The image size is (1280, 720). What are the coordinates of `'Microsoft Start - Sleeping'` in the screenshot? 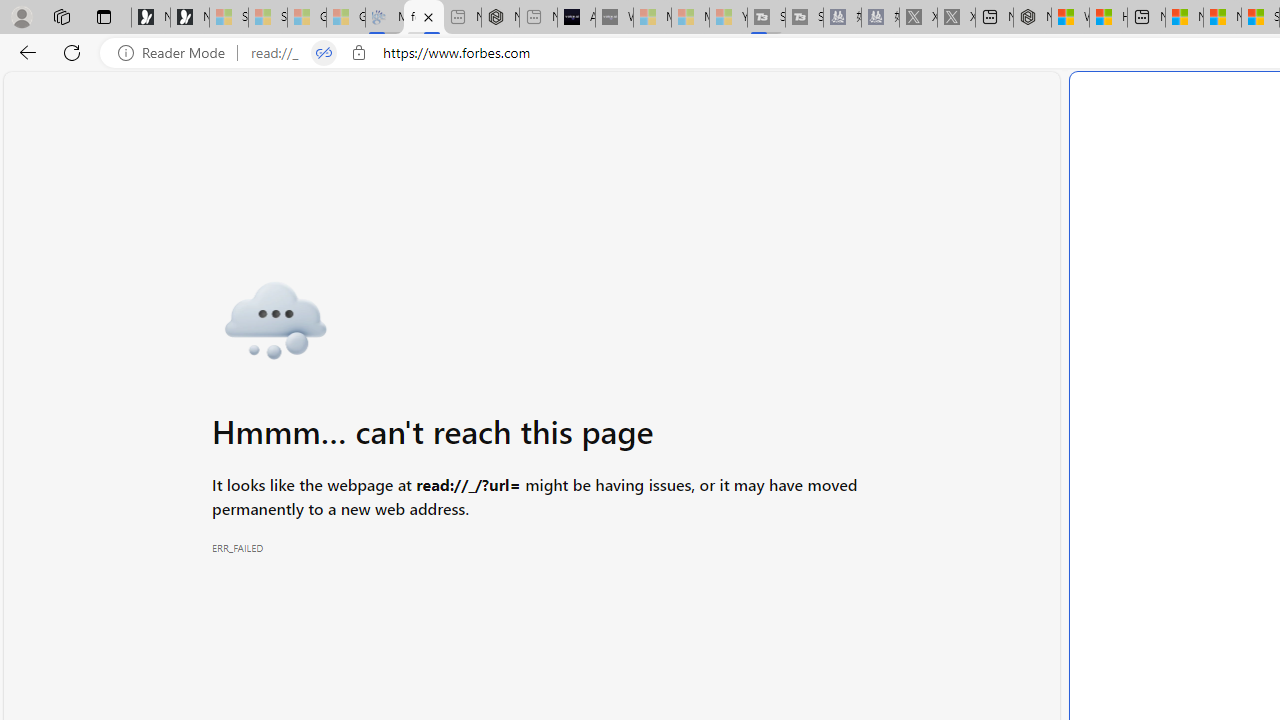 It's located at (690, 17).